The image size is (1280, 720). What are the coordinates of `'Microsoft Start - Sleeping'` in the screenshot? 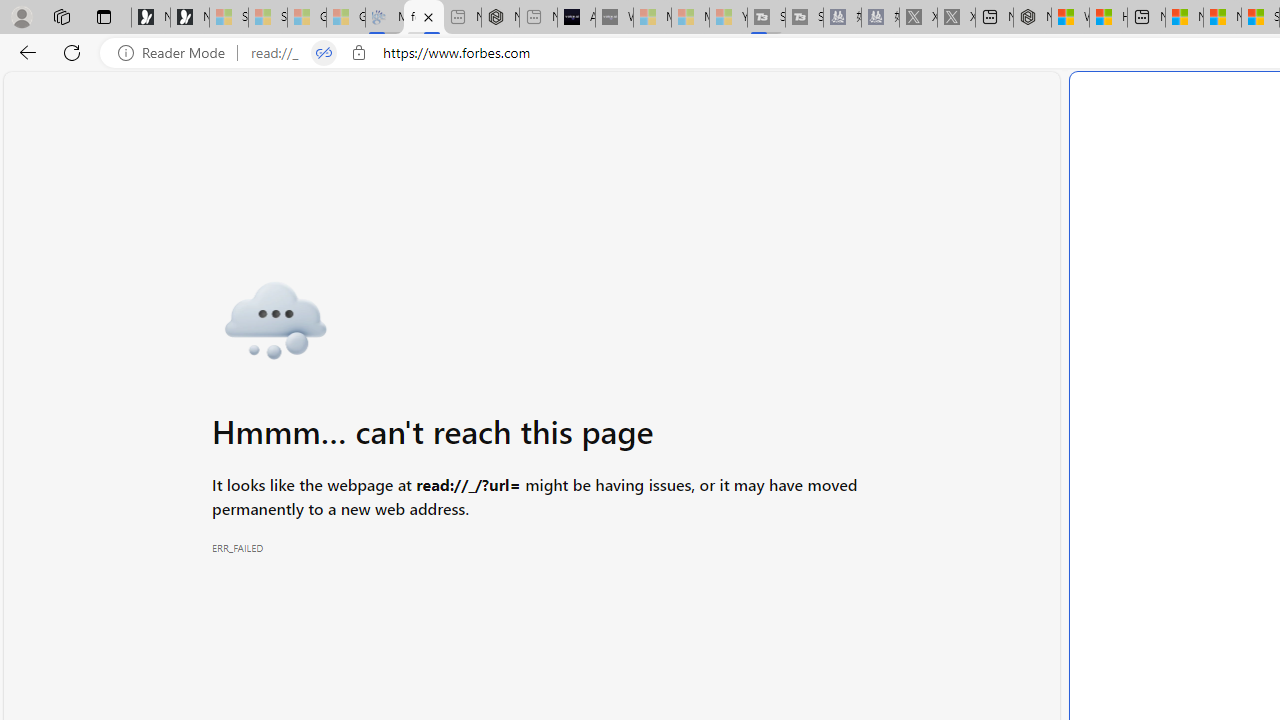 It's located at (690, 17).